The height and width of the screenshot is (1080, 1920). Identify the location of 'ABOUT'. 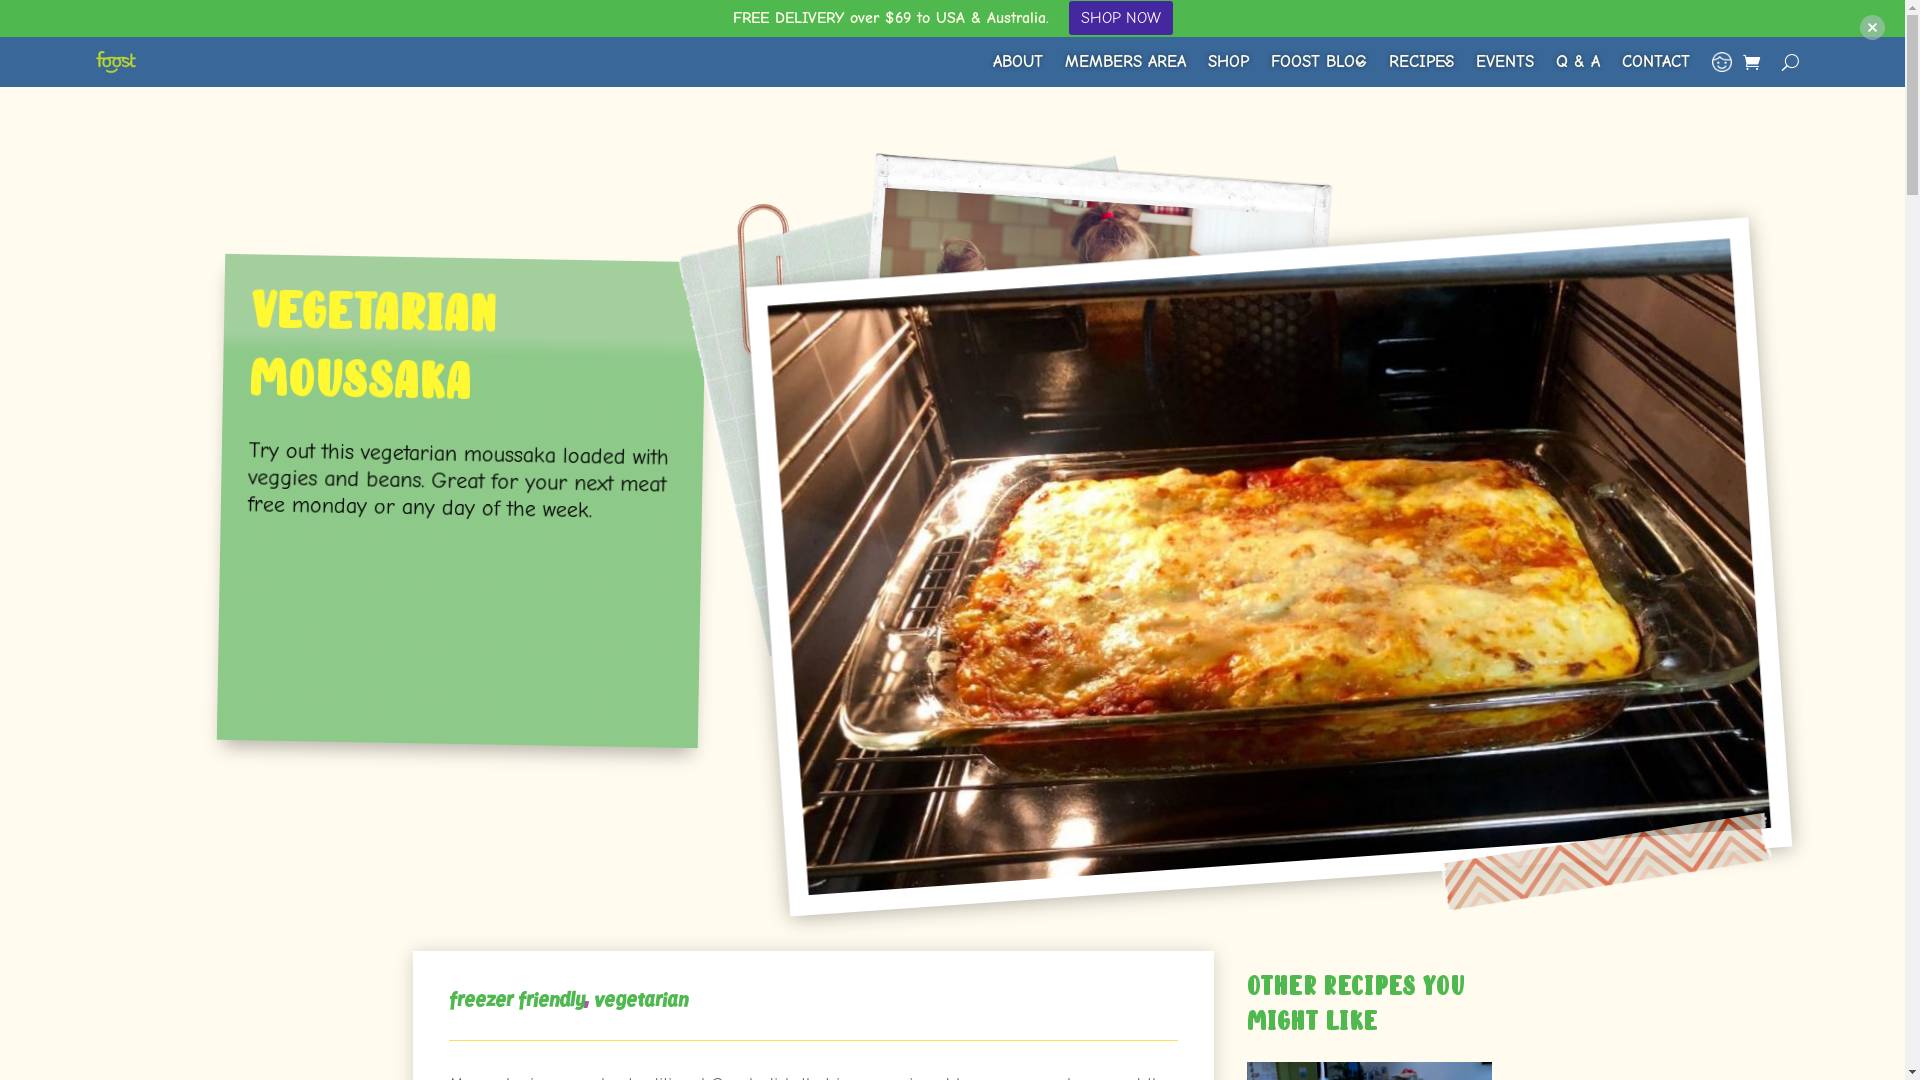
(1017, 60).